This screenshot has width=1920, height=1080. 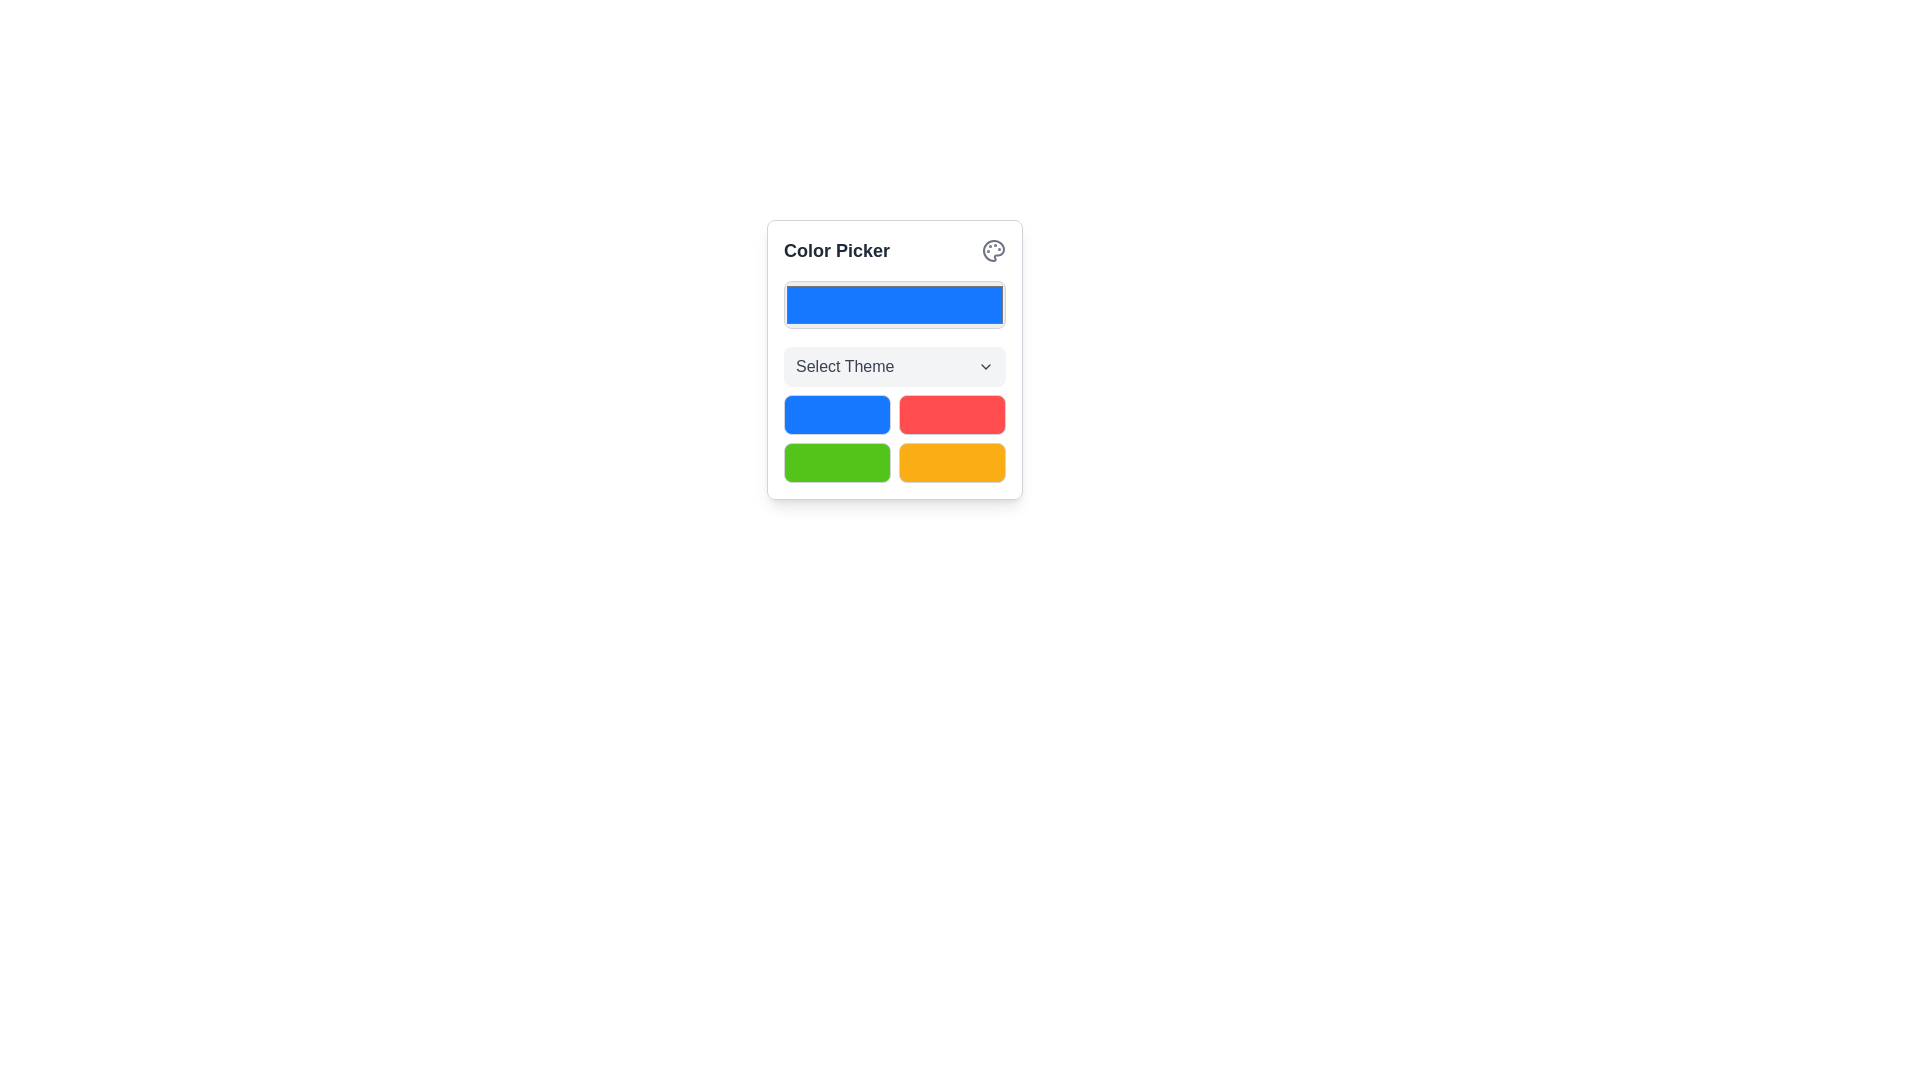 I want to click on the top-right red button in the grid layout, so click(x=951, y=414).